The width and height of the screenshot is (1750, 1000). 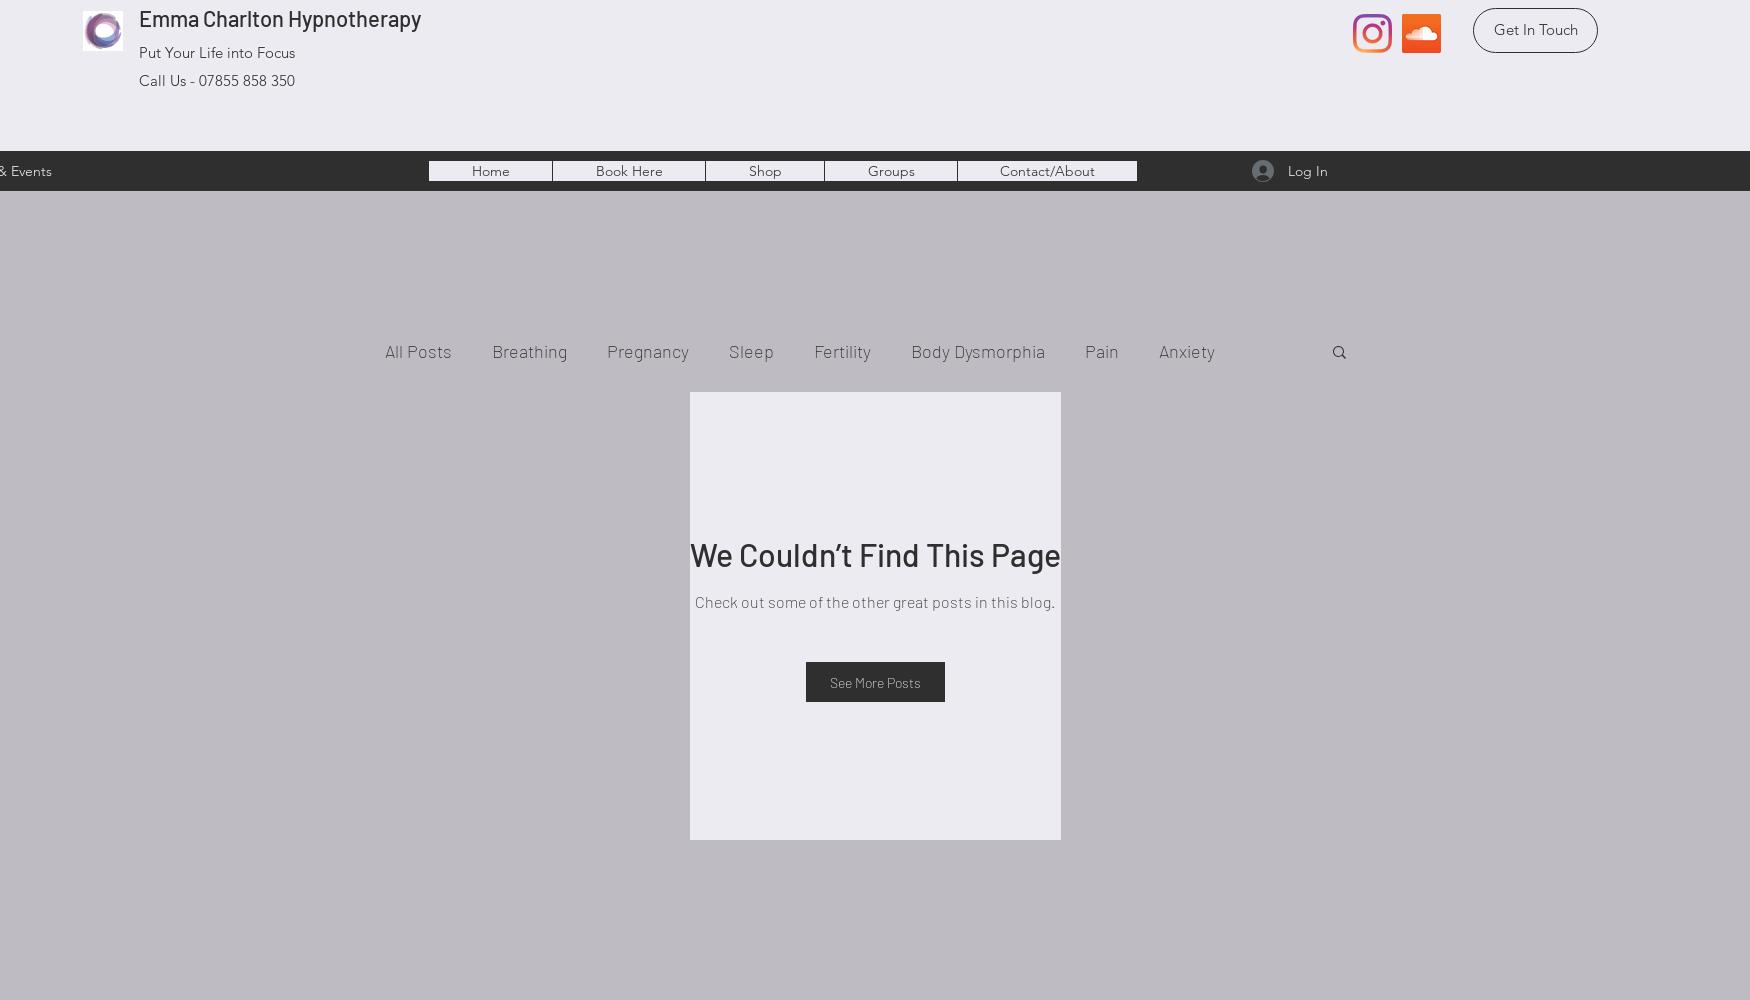 What do you see at coordinates (676, 431) in the screenshot?
I see `'IBS'` at bounding box center [676, 431].